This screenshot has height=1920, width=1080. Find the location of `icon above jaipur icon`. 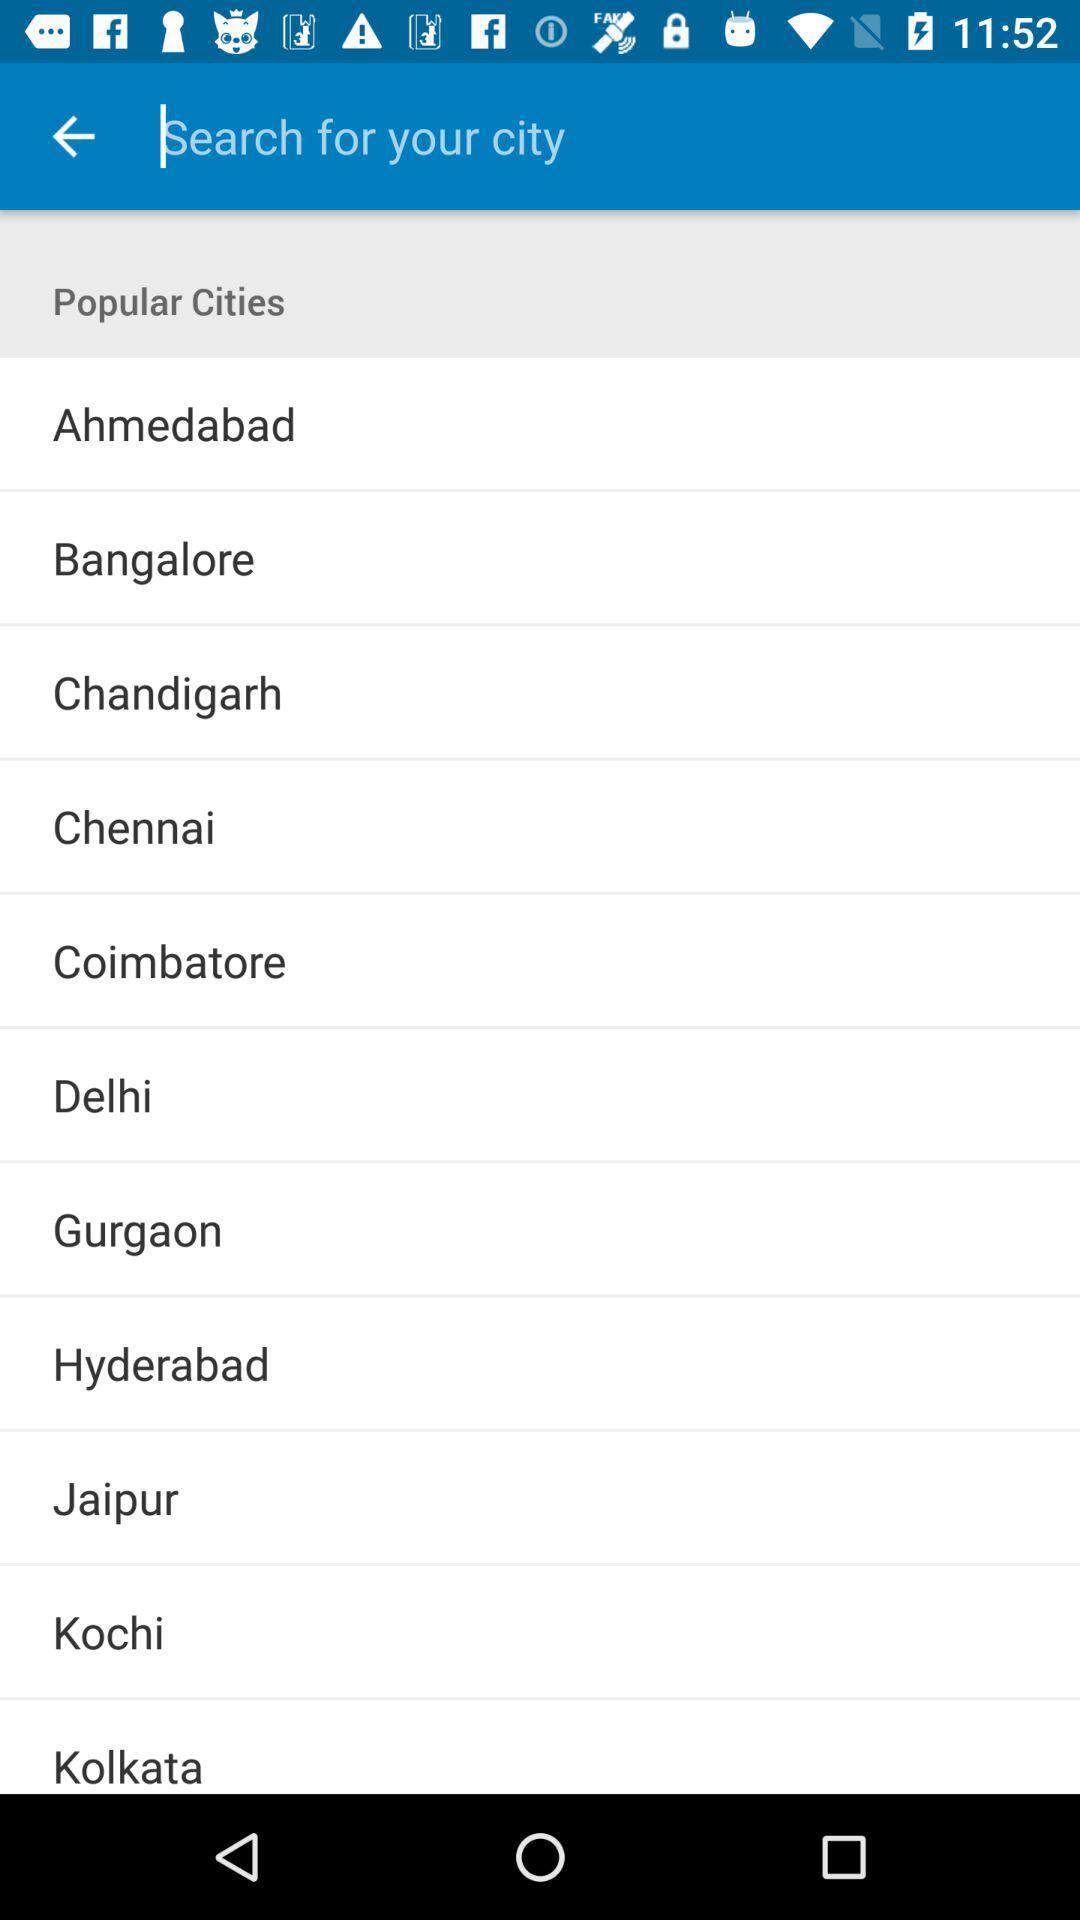

icon above jaipur icon is located at coordinates (540, 1429).